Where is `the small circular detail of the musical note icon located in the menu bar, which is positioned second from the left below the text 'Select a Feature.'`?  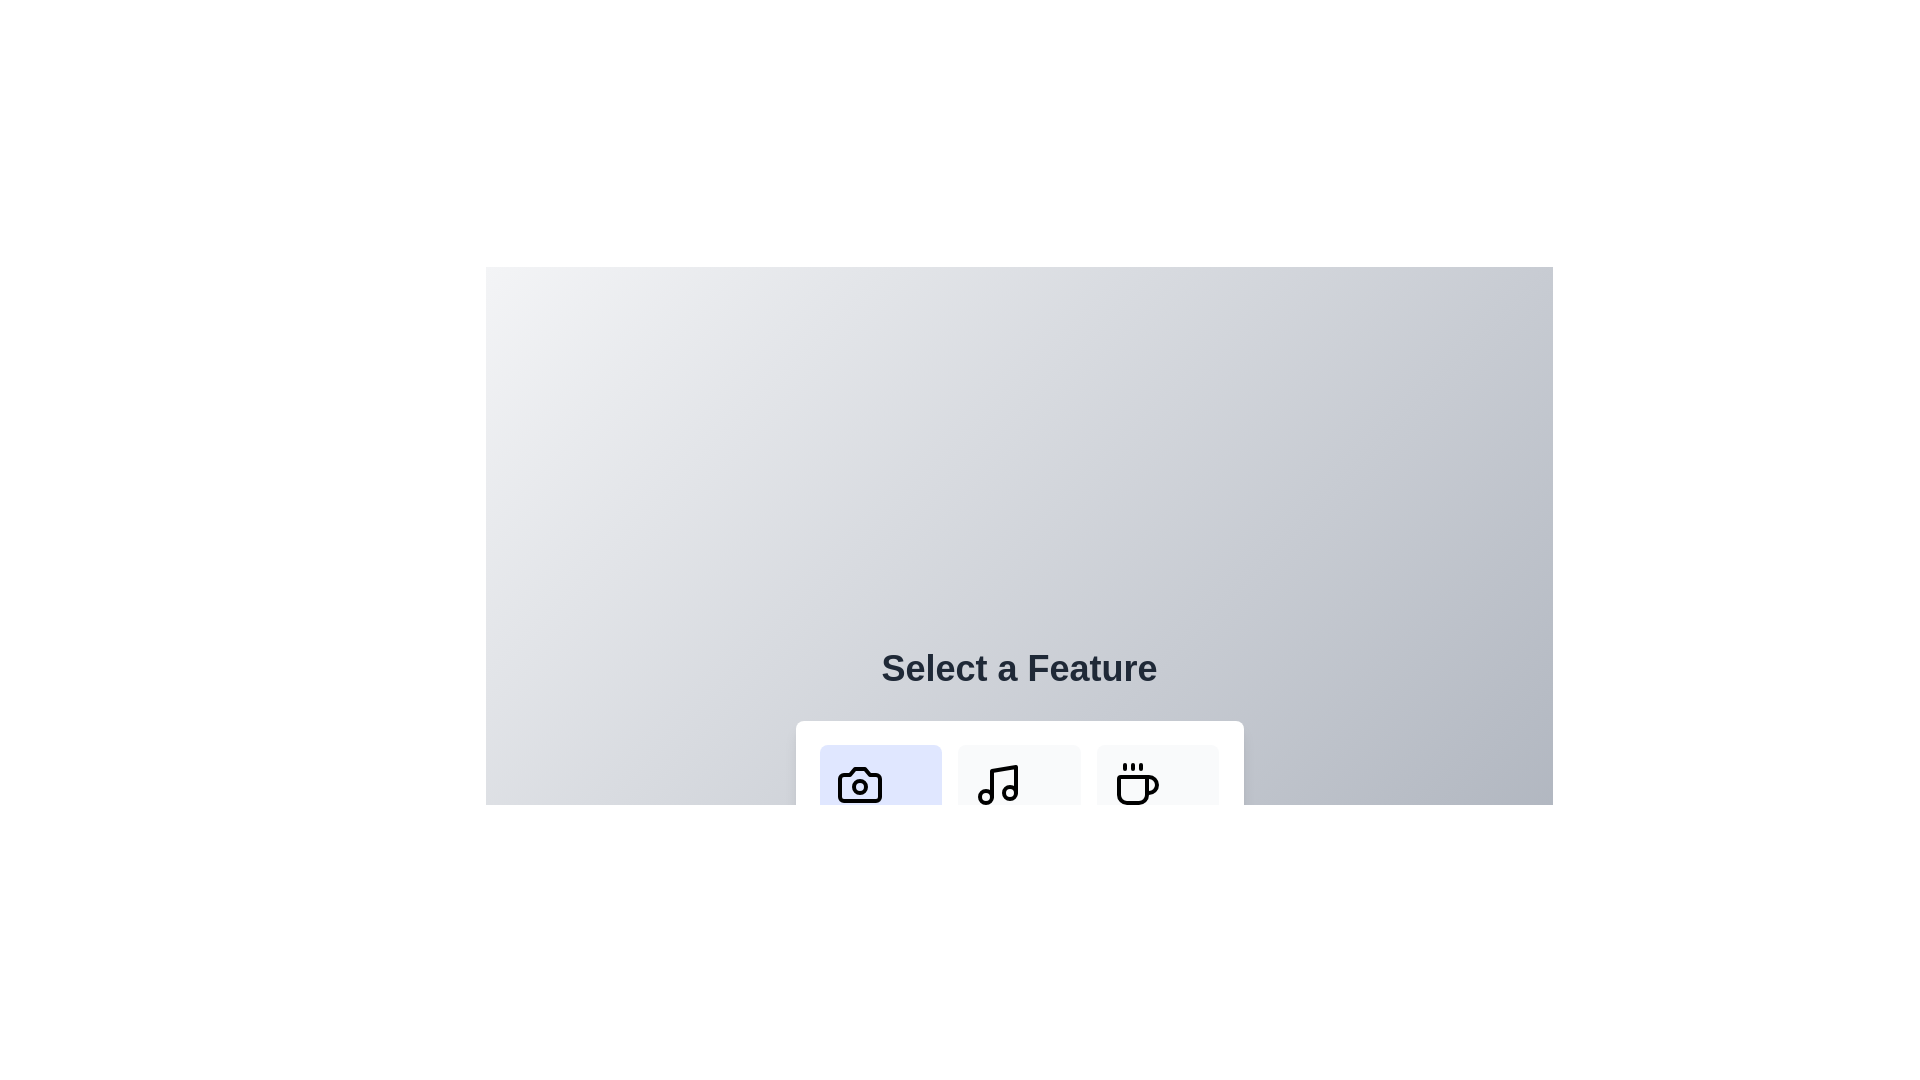 the small circular detail of the musical note icon located in the menu bar, which is positioned second from the left below the text 'Select a Feature.' is located at coordinates (1010, 792).